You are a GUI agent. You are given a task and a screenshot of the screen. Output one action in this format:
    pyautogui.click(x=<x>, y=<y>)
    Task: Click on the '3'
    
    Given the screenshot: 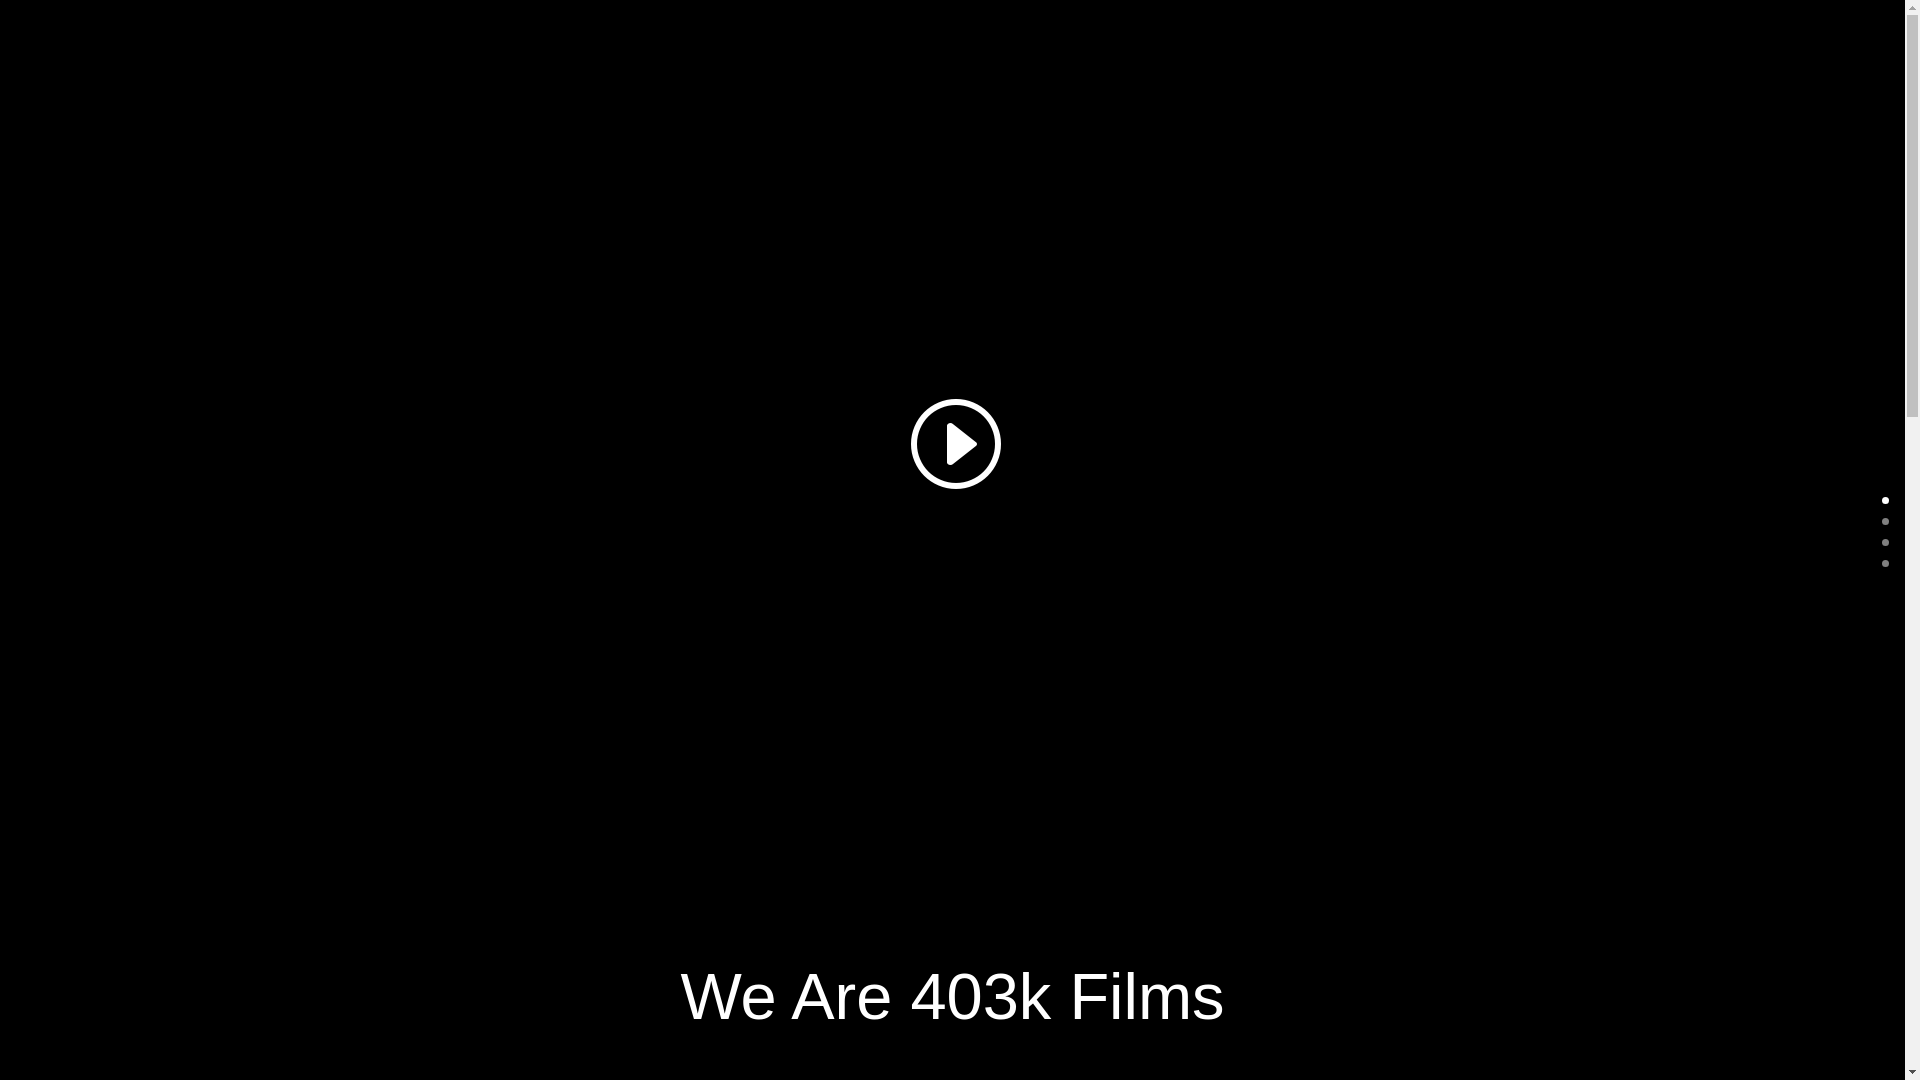 What is the action you would take?
    pyautogui.click(x=1884, y=563)
    